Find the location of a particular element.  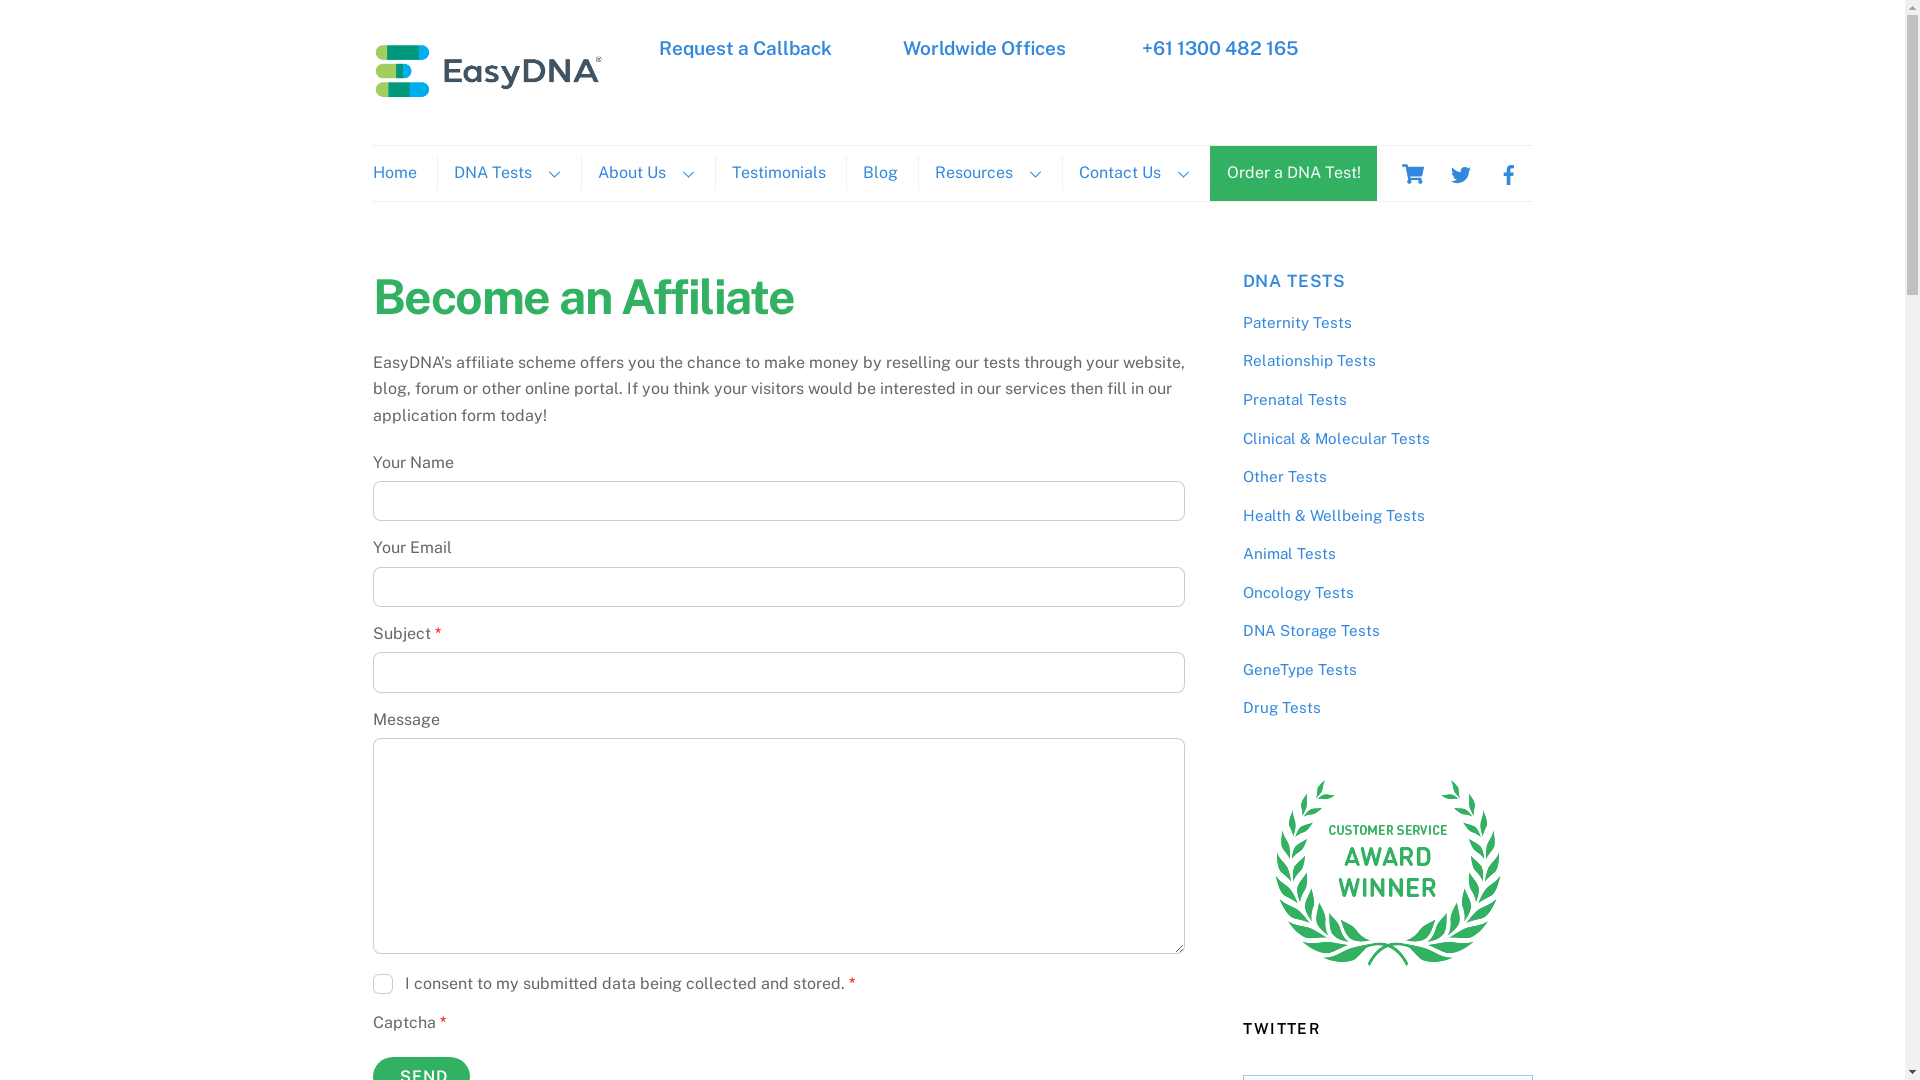

'Cart' is located at coordinates (1410, 172).